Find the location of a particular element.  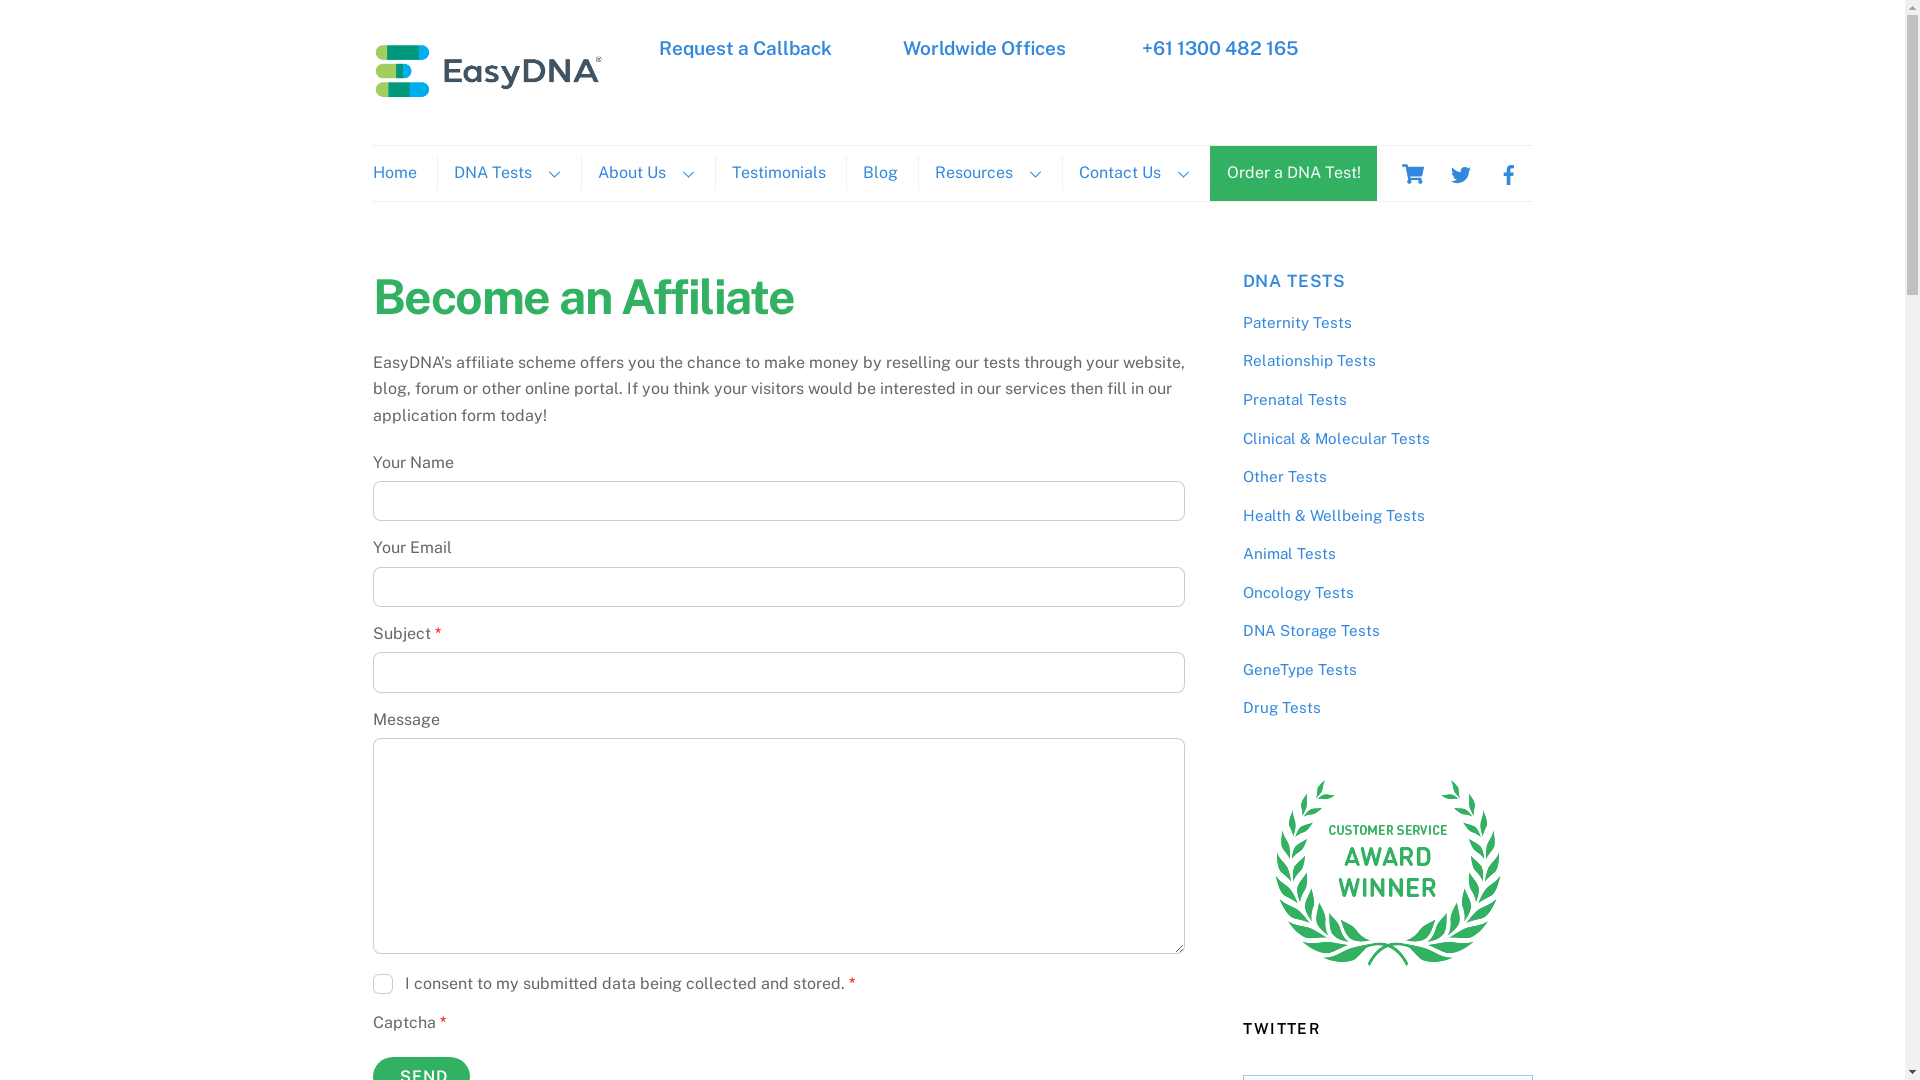

'Cart' is located at coordinates (1410, 172).